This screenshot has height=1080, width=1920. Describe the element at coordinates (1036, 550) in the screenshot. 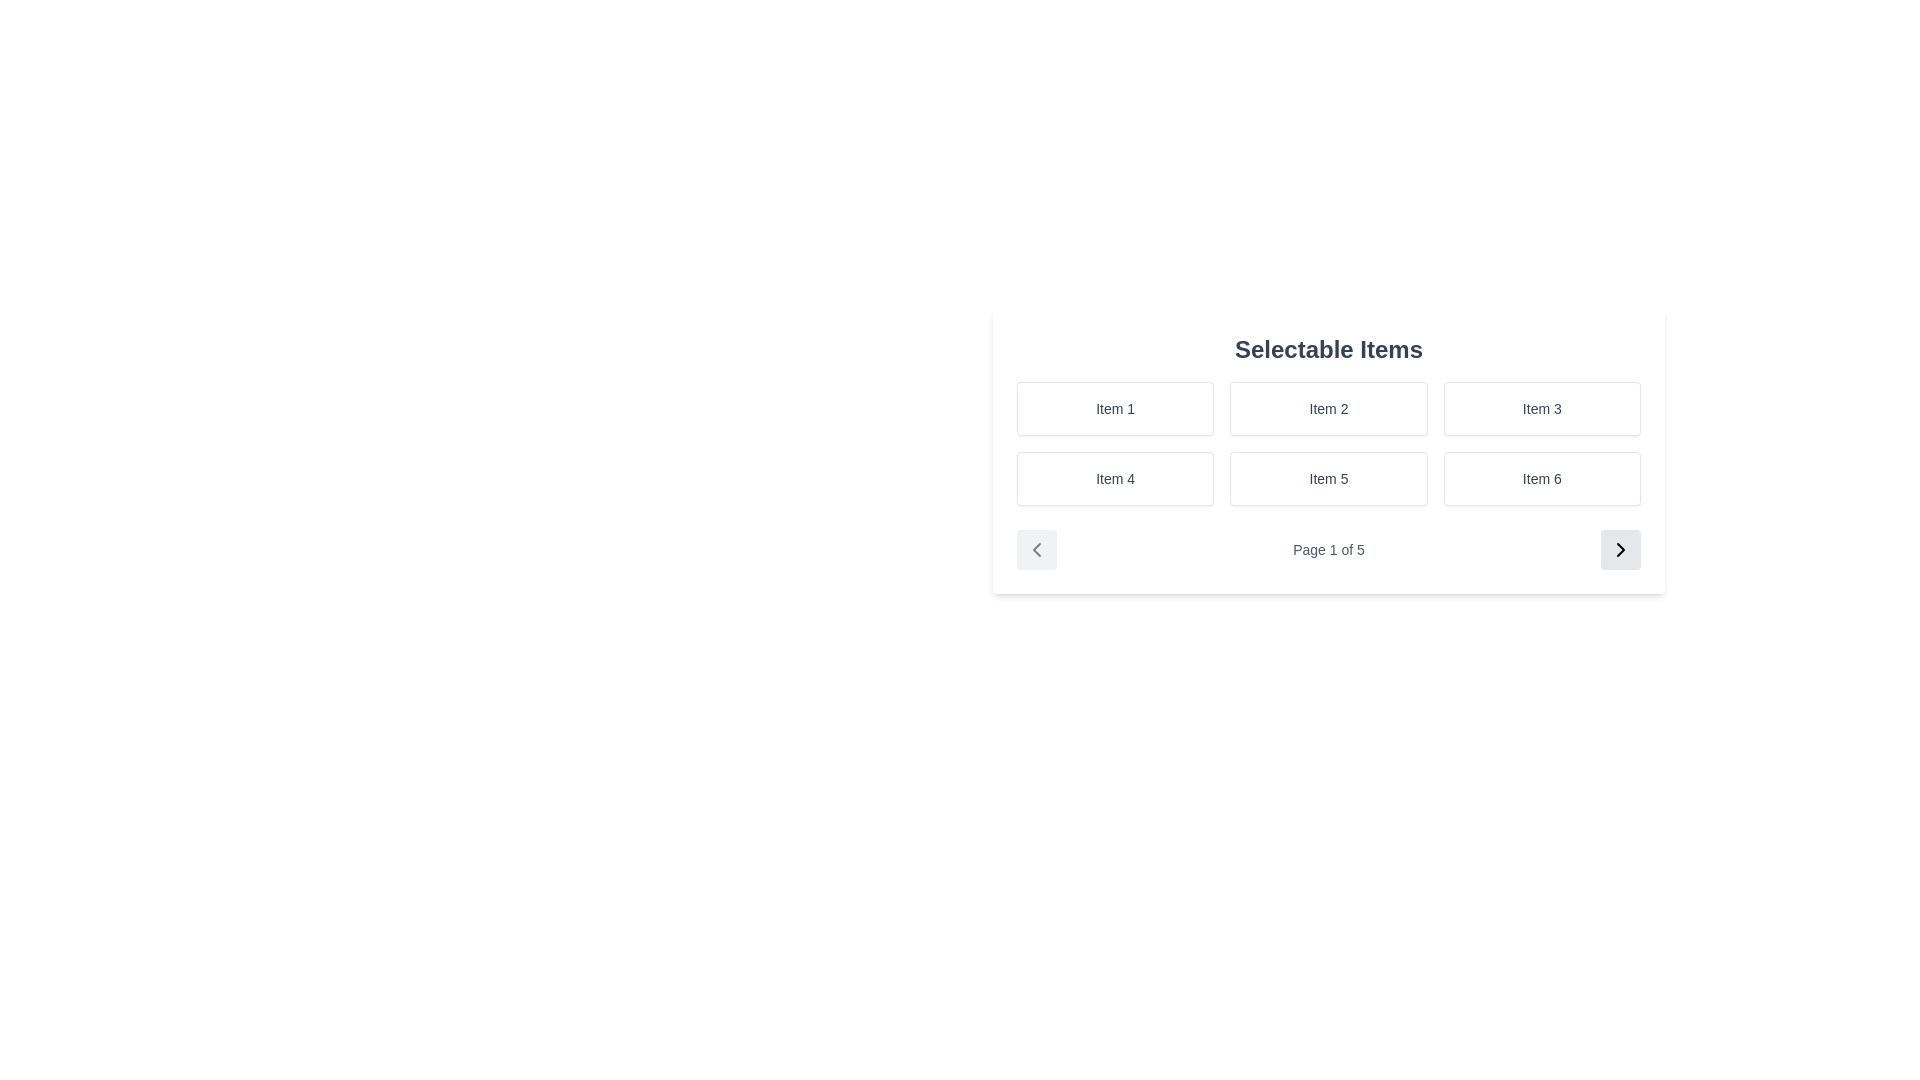

I see `the left-pointing chevron icon inside the circular button located in the lower-left corner of the 'Selectable Items' panel` at that location.